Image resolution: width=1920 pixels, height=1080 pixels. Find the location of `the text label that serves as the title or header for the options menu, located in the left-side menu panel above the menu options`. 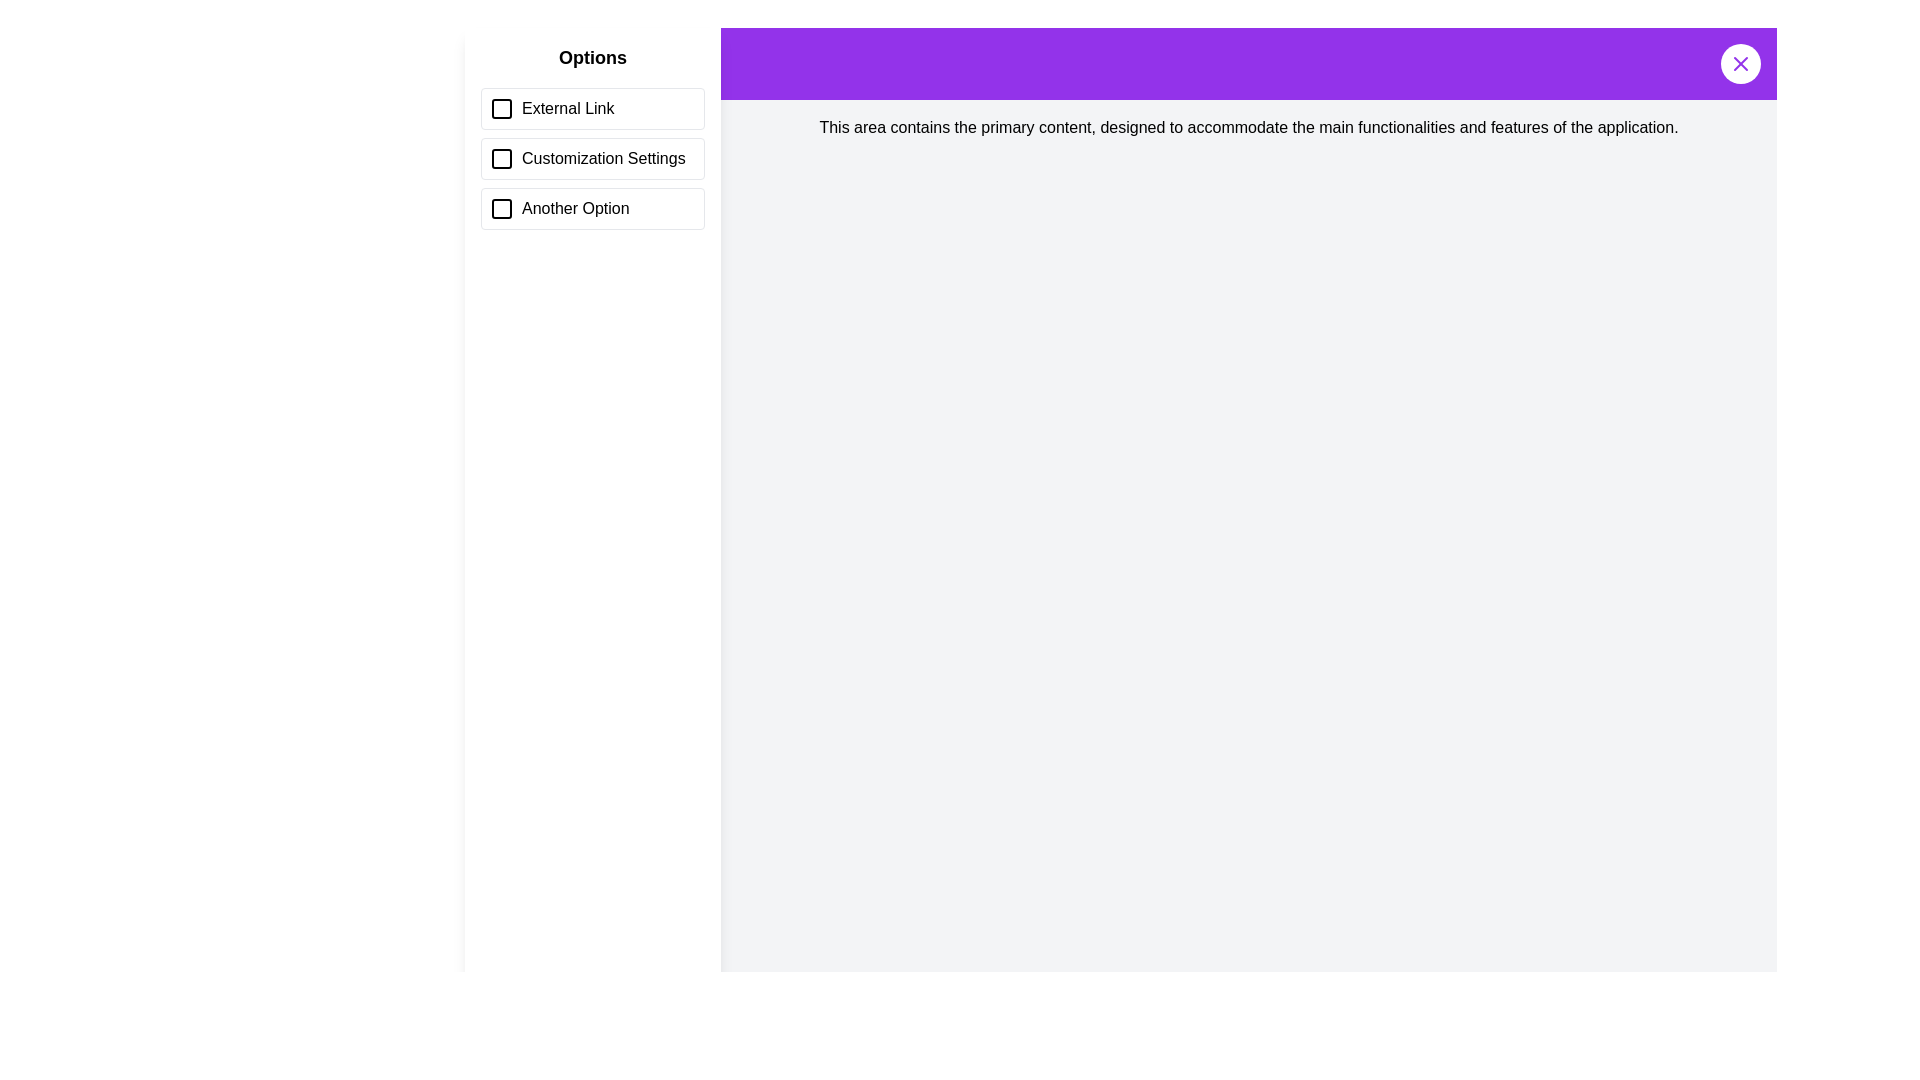

the text label that serves as the title or header for the options menu, located in the left-side menu panel above the menu options is located at coordinates (592, 56).